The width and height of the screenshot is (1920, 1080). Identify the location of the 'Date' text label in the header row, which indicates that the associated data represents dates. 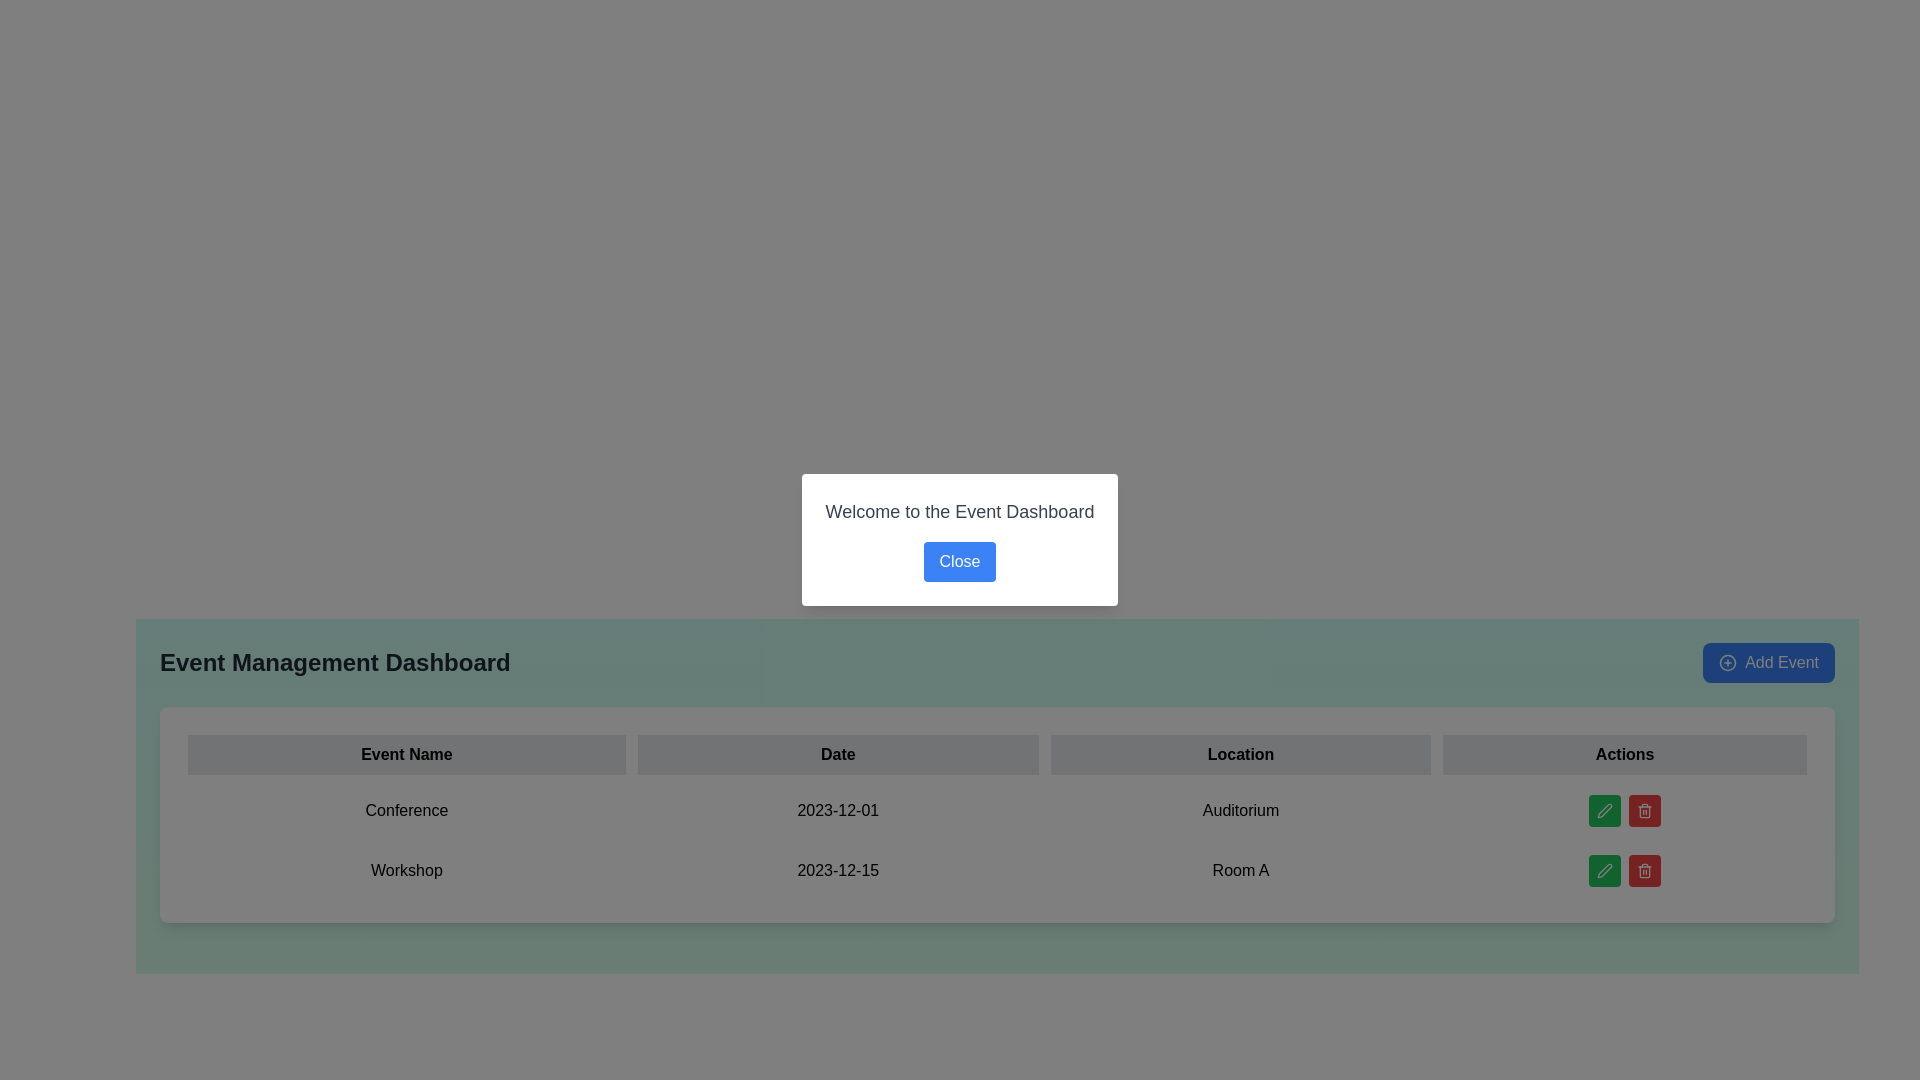
(838, 755).